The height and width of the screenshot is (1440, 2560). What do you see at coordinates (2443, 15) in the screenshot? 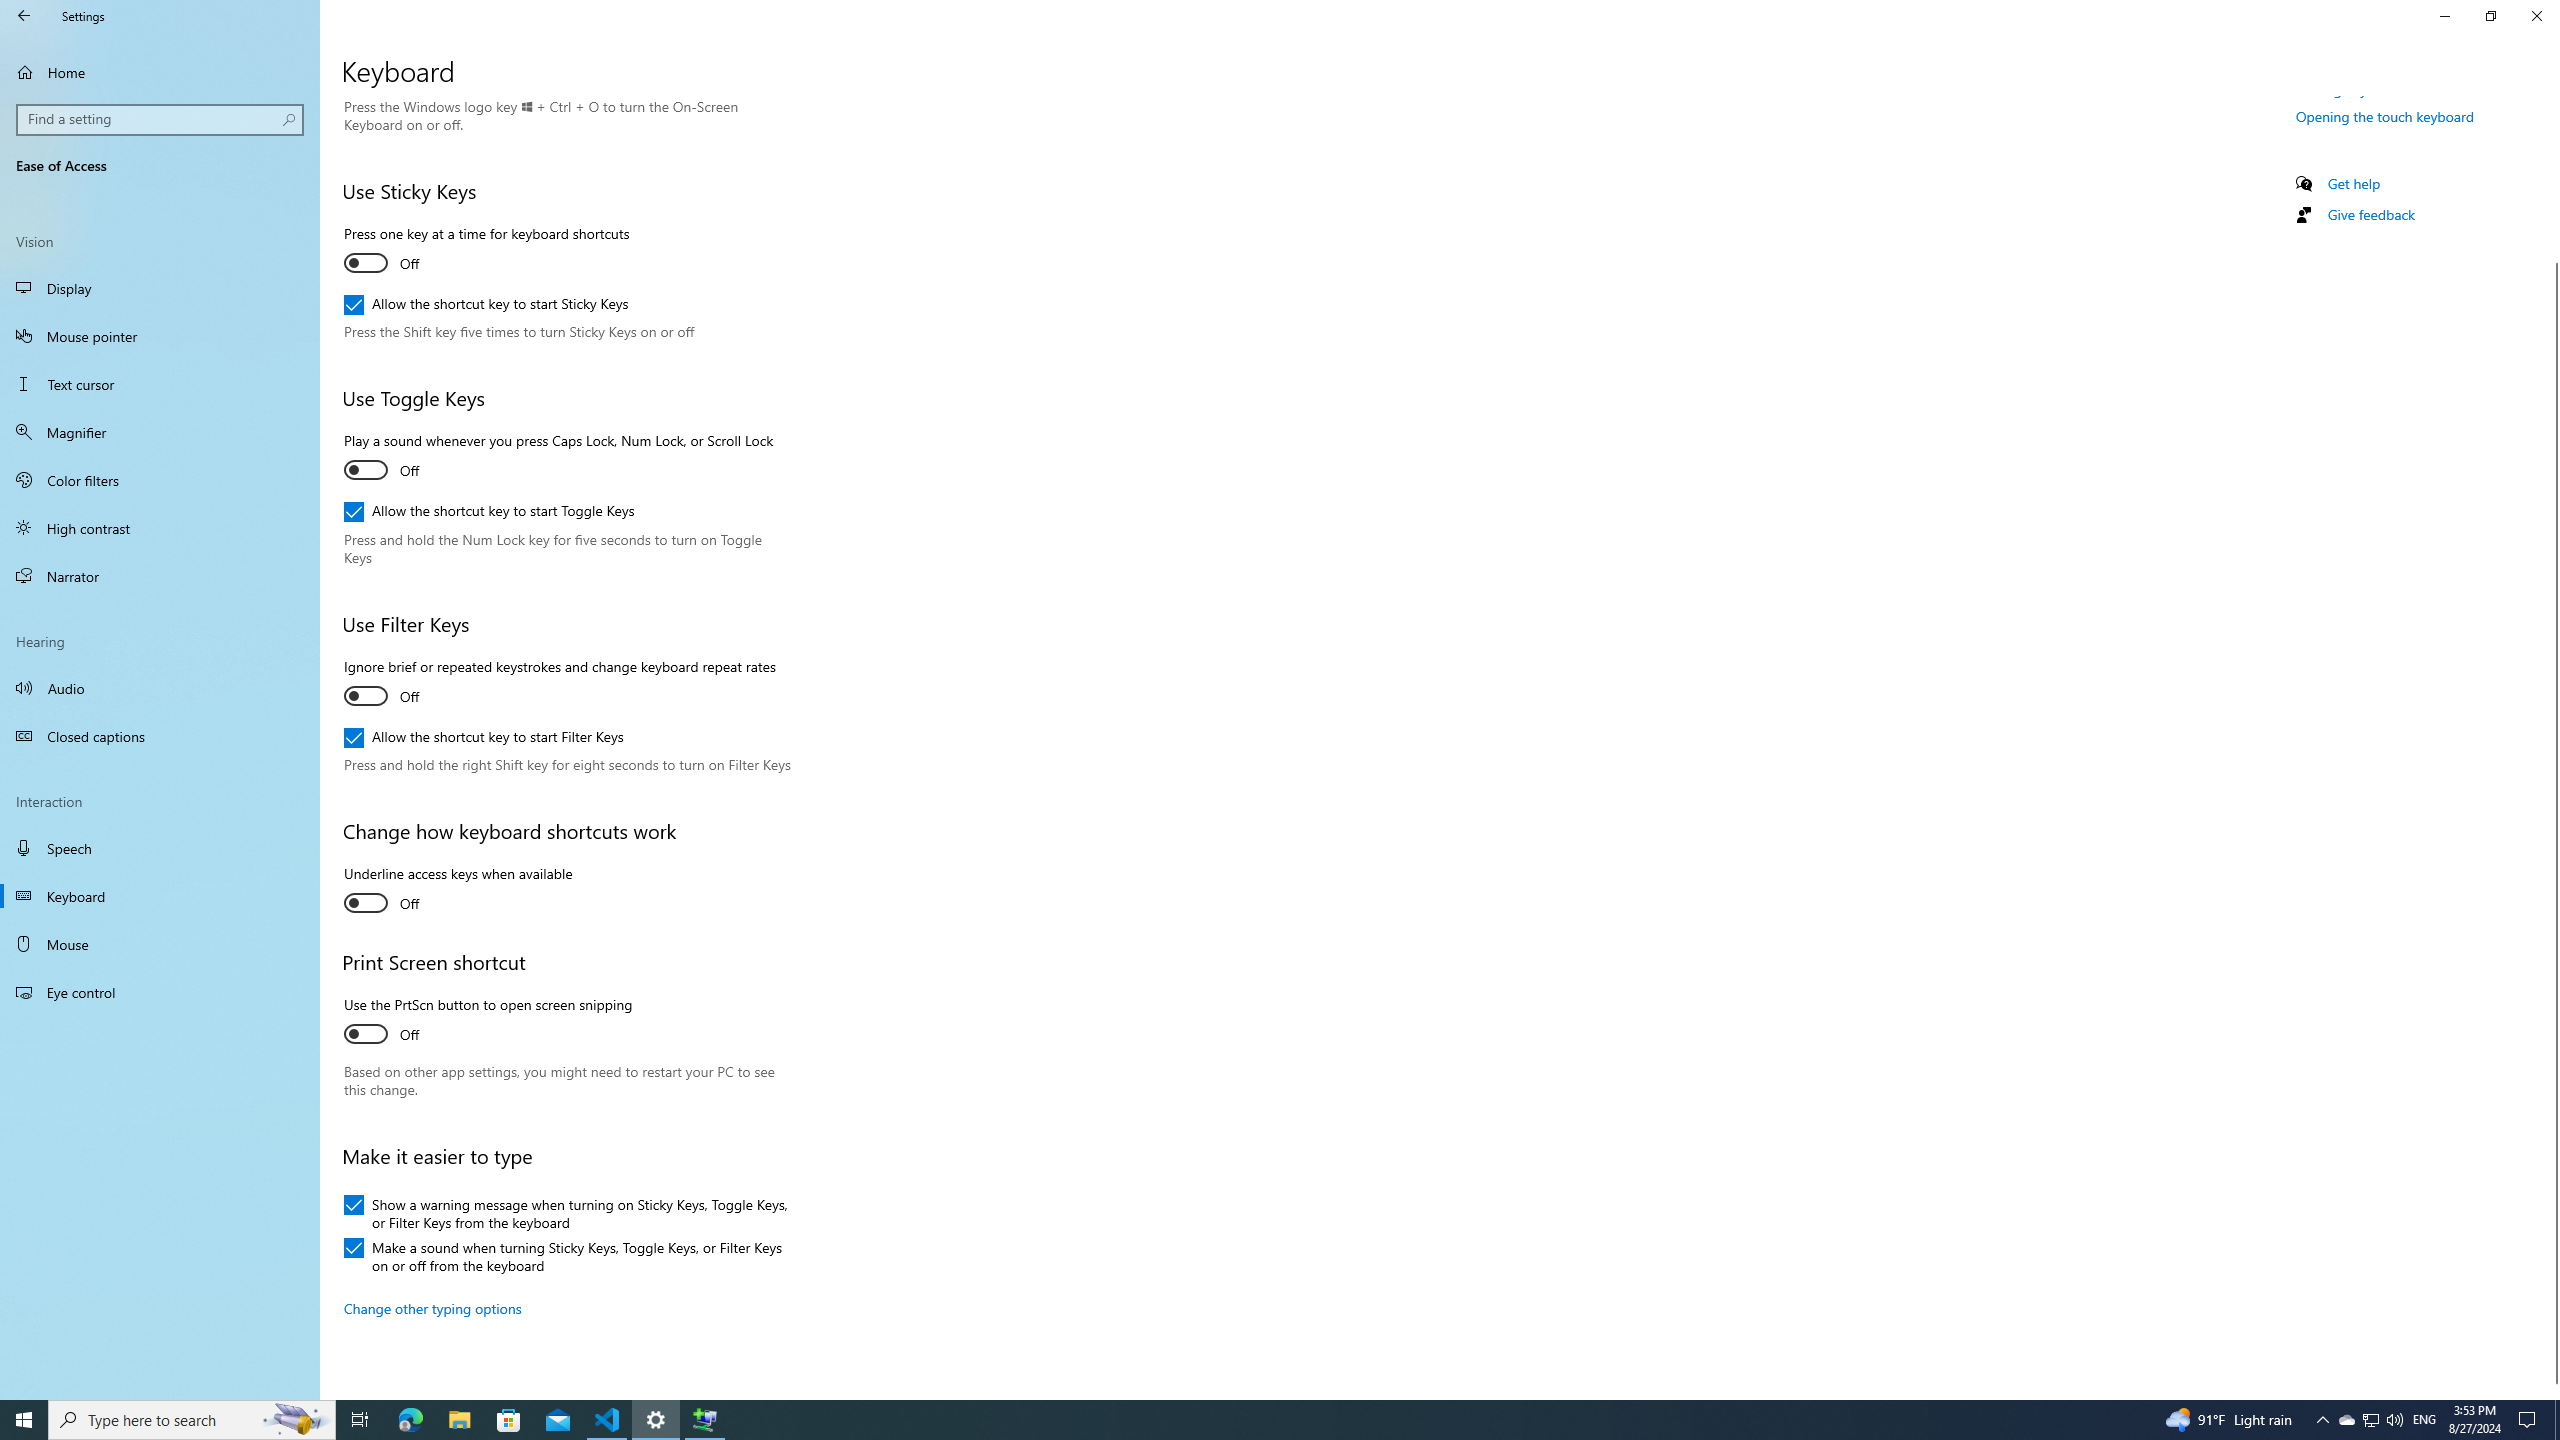
I see `'Minimize Settings'` at bounding box center [2443, 15].